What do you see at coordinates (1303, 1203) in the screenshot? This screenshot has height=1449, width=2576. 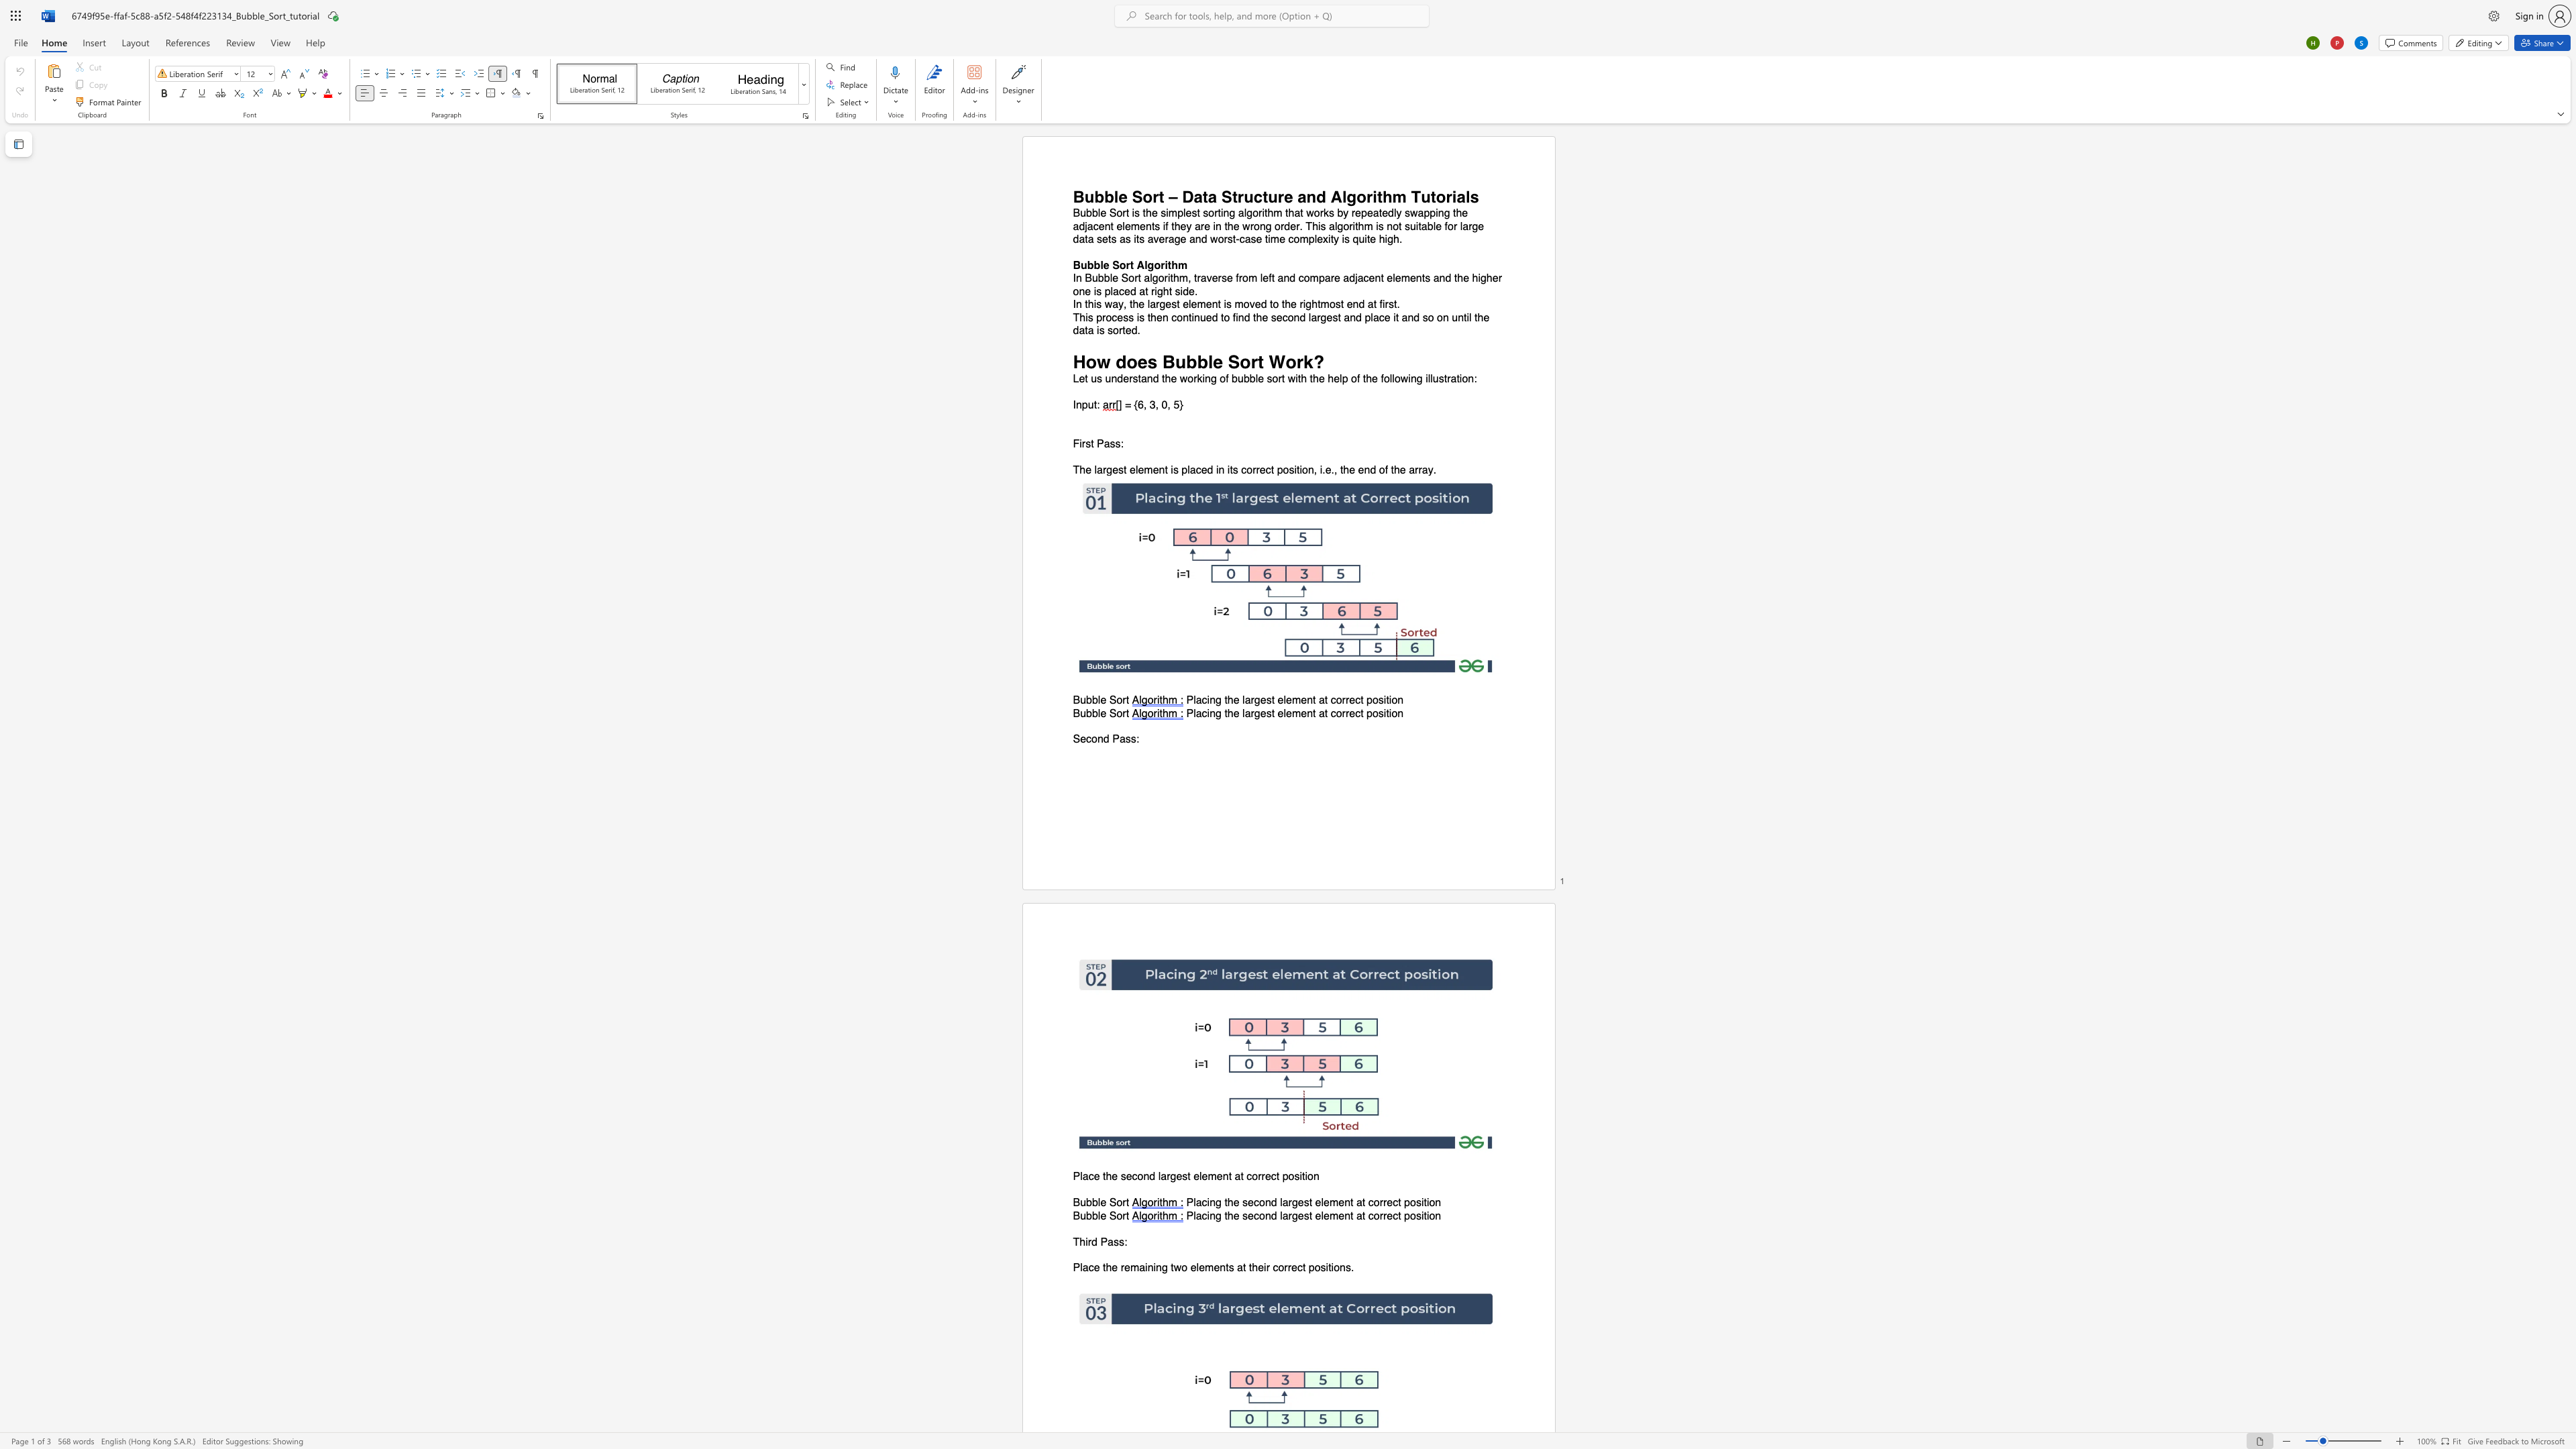 I see `the space between the continuous character "e" and "s" in the text` at bounding box center [1303, 1203].